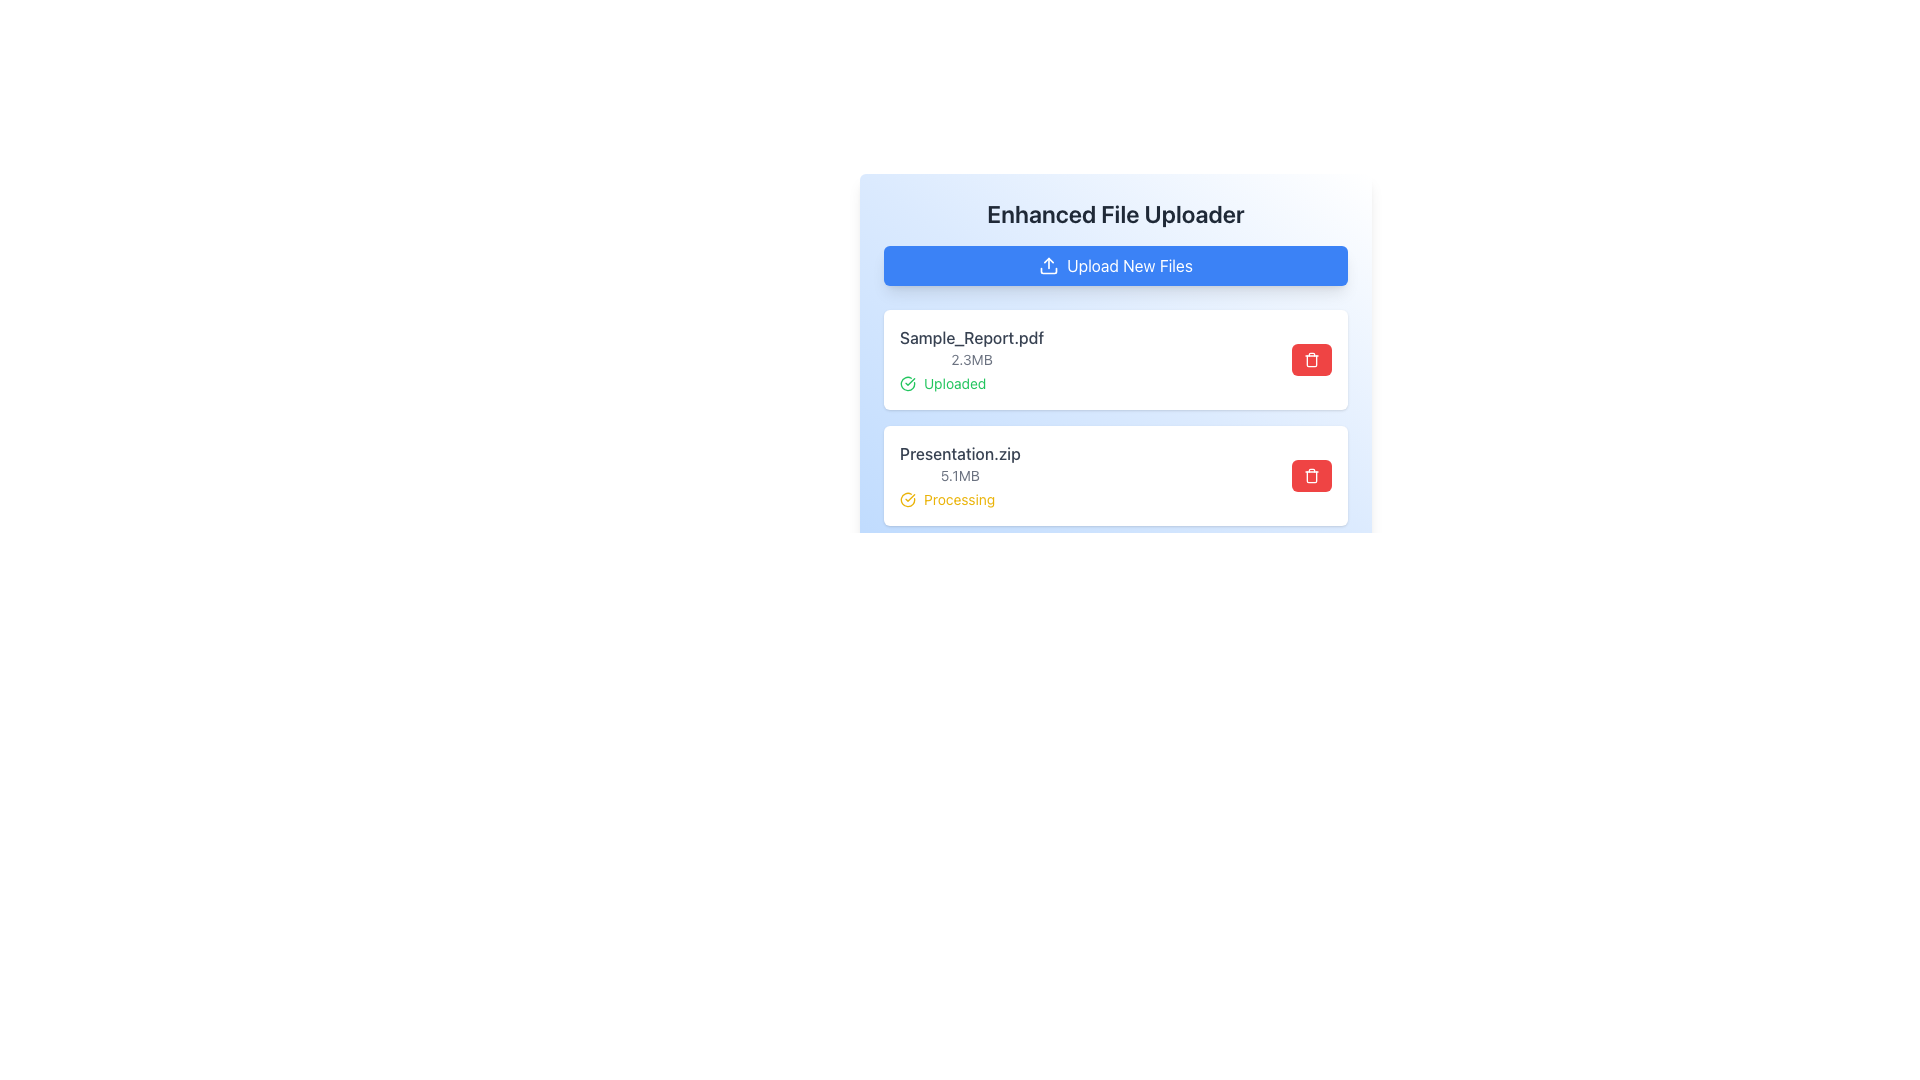 This screenshot has width=1920, height=1080. Describe the element at coordinates (1115, 265) in the screenshot. I see `the 'Upload New Files' button, which is a blue rectangular button with rounded corners located below the 'Enhanced File Uploader' heading` at that location.